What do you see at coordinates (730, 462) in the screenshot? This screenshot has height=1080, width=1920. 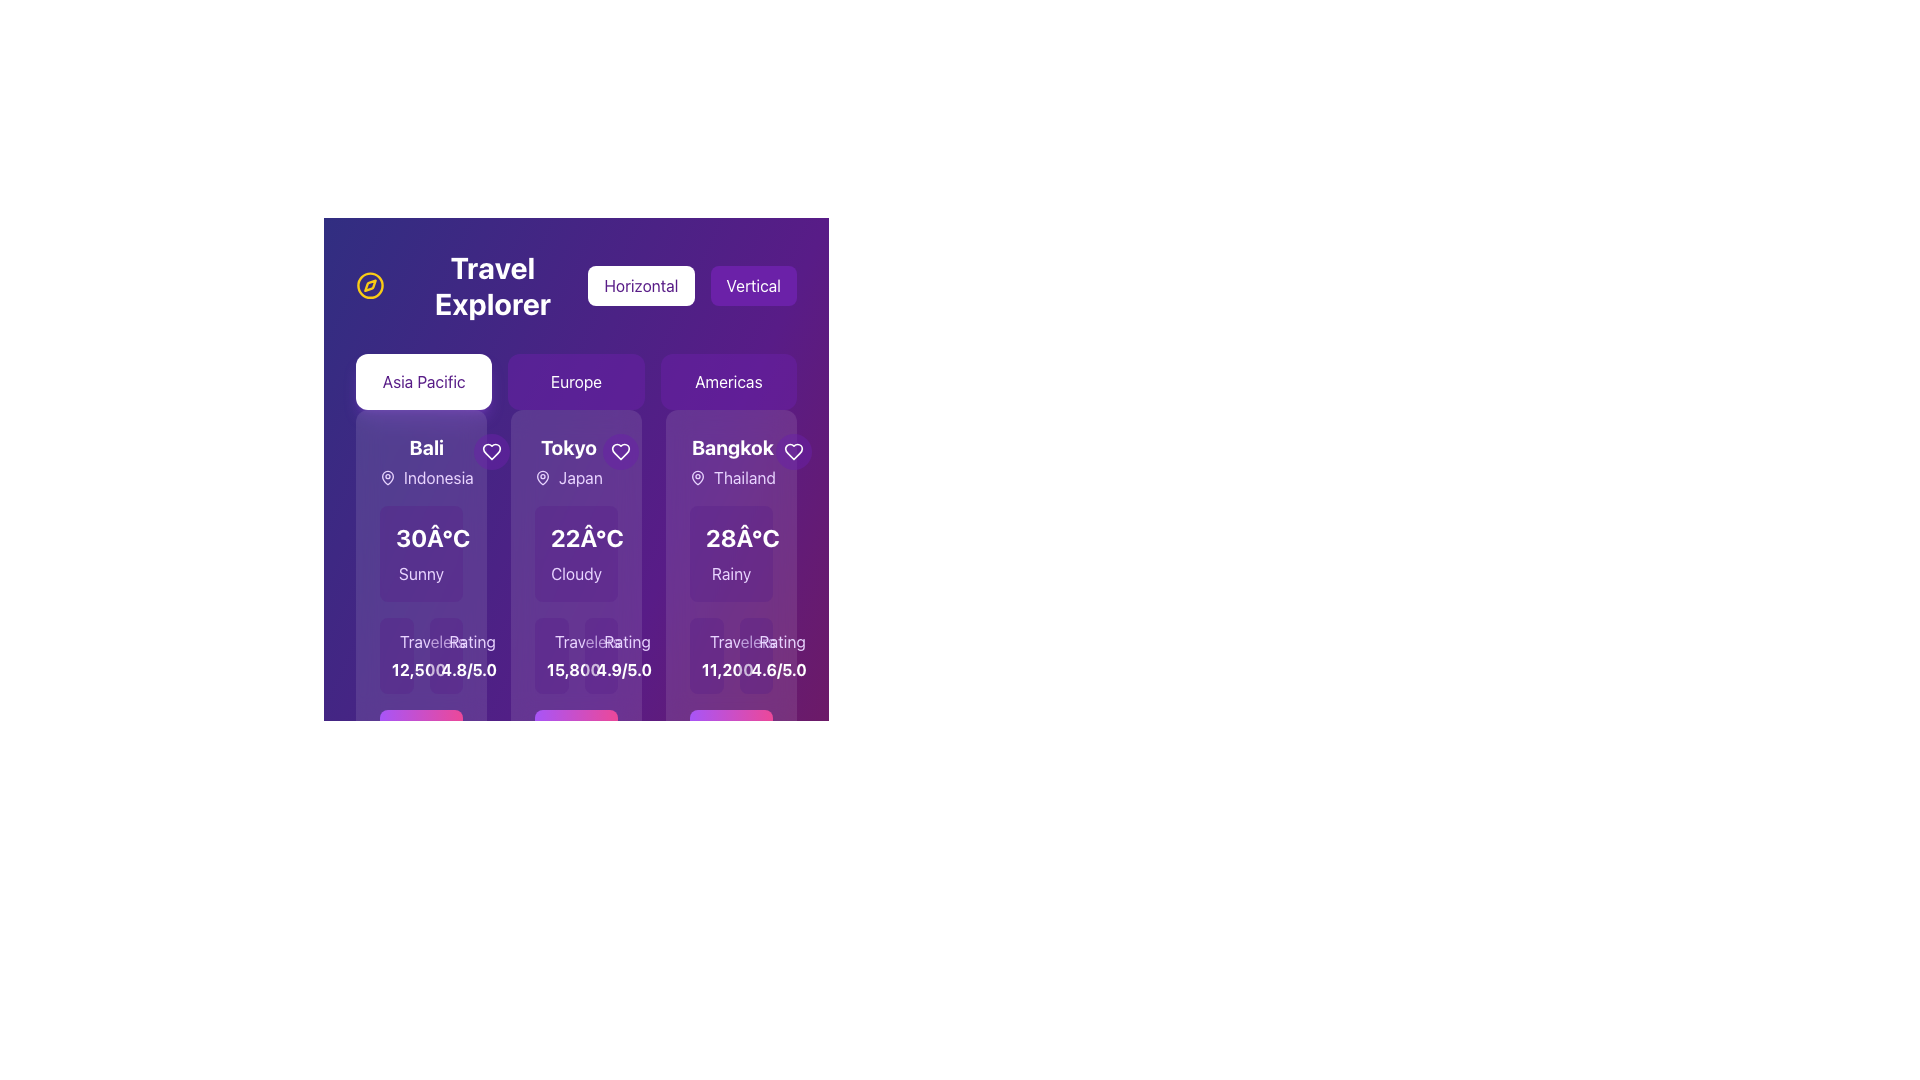 I see `the title text label for 'Bangkok, Thailand' located in the top-left section of the travel card in the 'Travel Explorer' interface` at bounding box center [730, 462].